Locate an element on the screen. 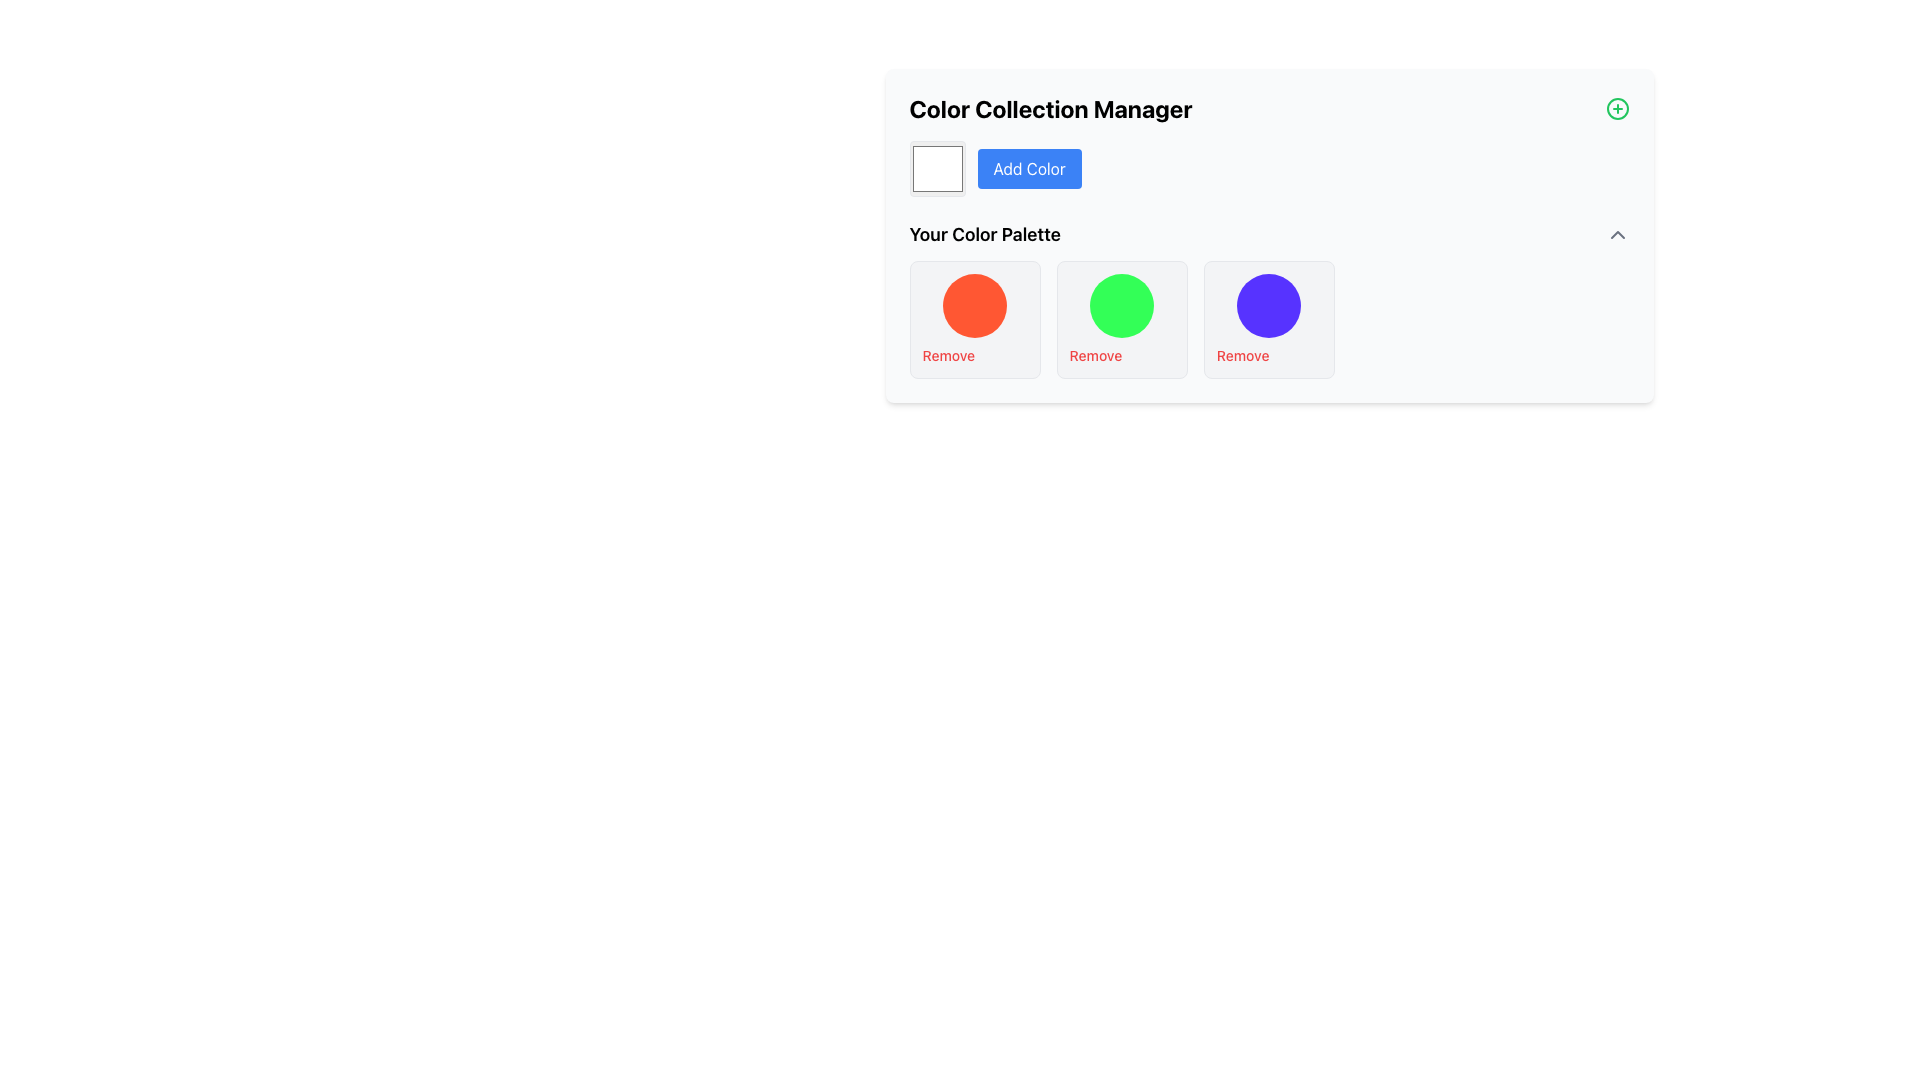 The width and height of the screenshot is (1920, 1080). the third circular color indicator in the color palette section, which is bright purple and positioned above the 'Remove' button is located at coordinates (1268, 305).